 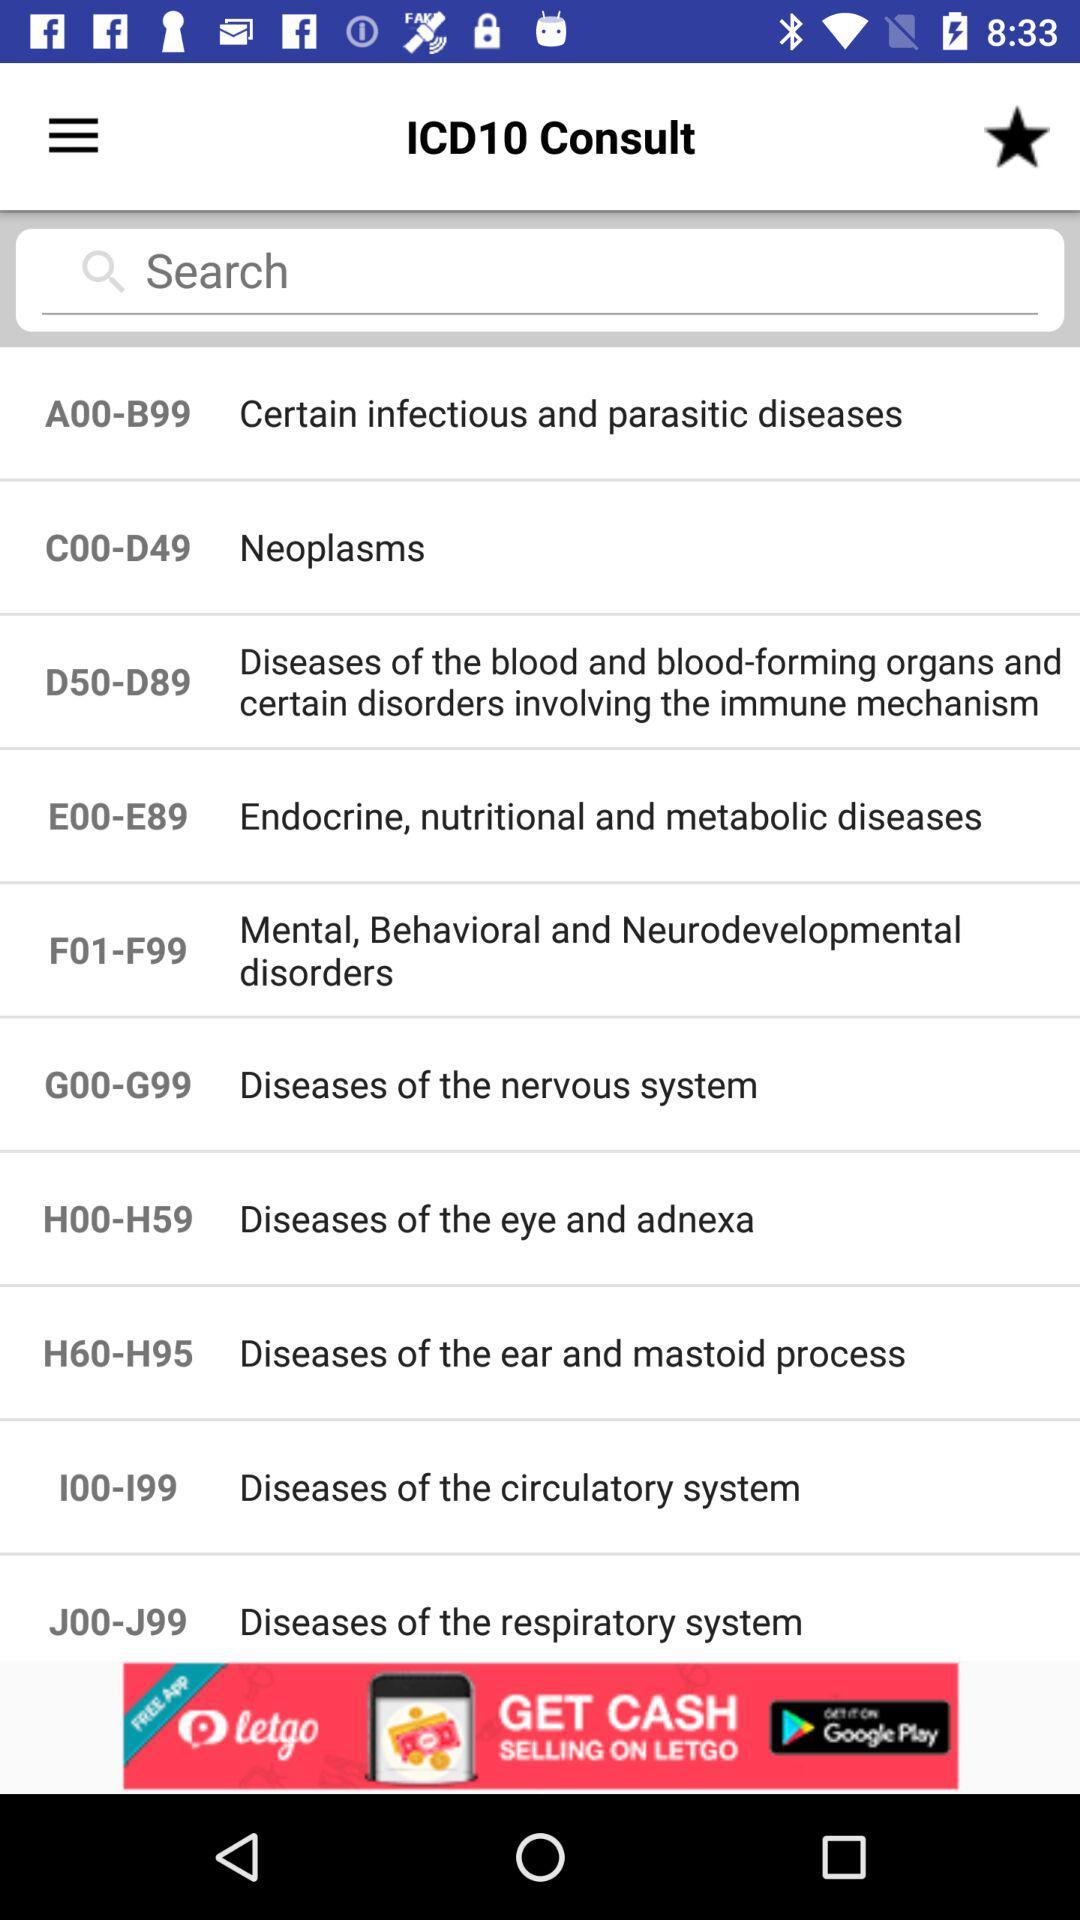 What do you see at coordinates (540, 277) in the screenshot?
I see `the icon above the a00-b99` at bounding box center [540, 277].